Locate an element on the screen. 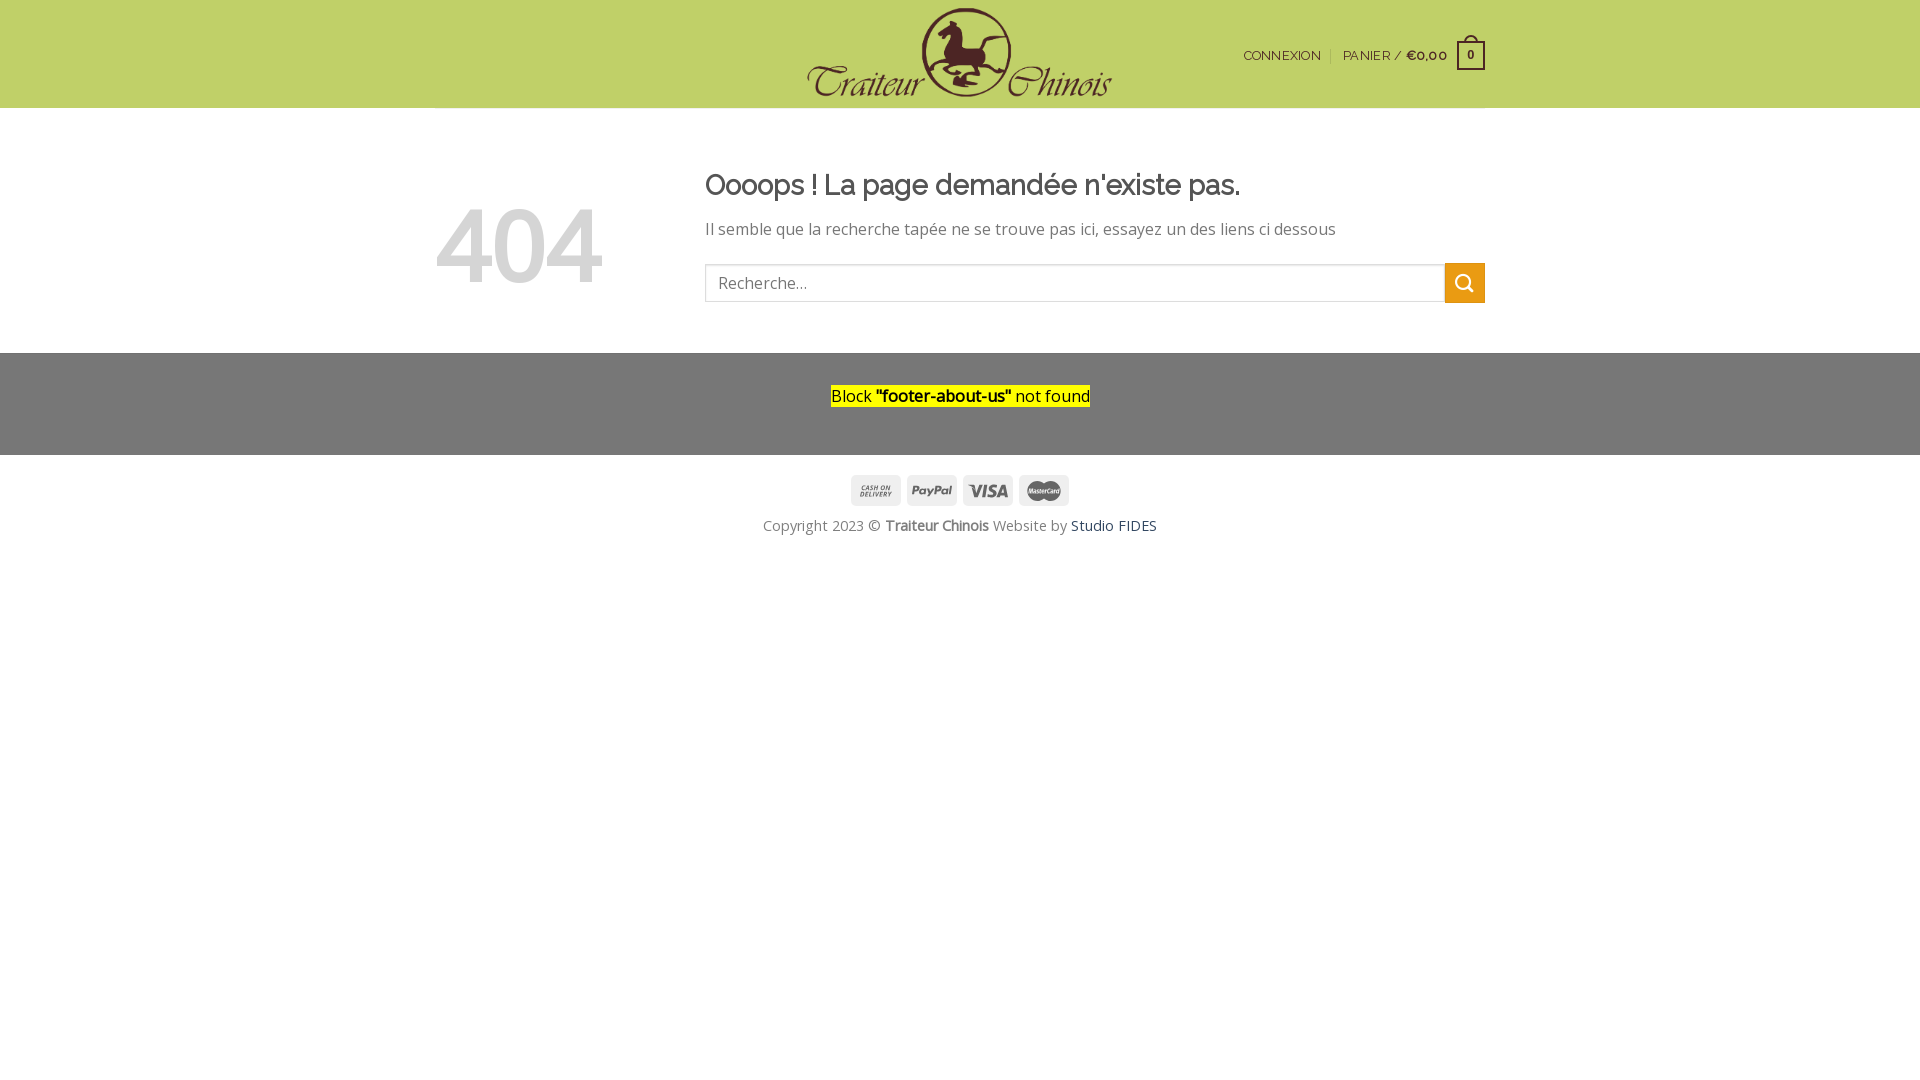 The height and width of the screenshot is (1080, 1920). 'Traiteur Chinois Brussel - Fine Chinese takeaway in Brussels' is located at coordinates (960, 53).